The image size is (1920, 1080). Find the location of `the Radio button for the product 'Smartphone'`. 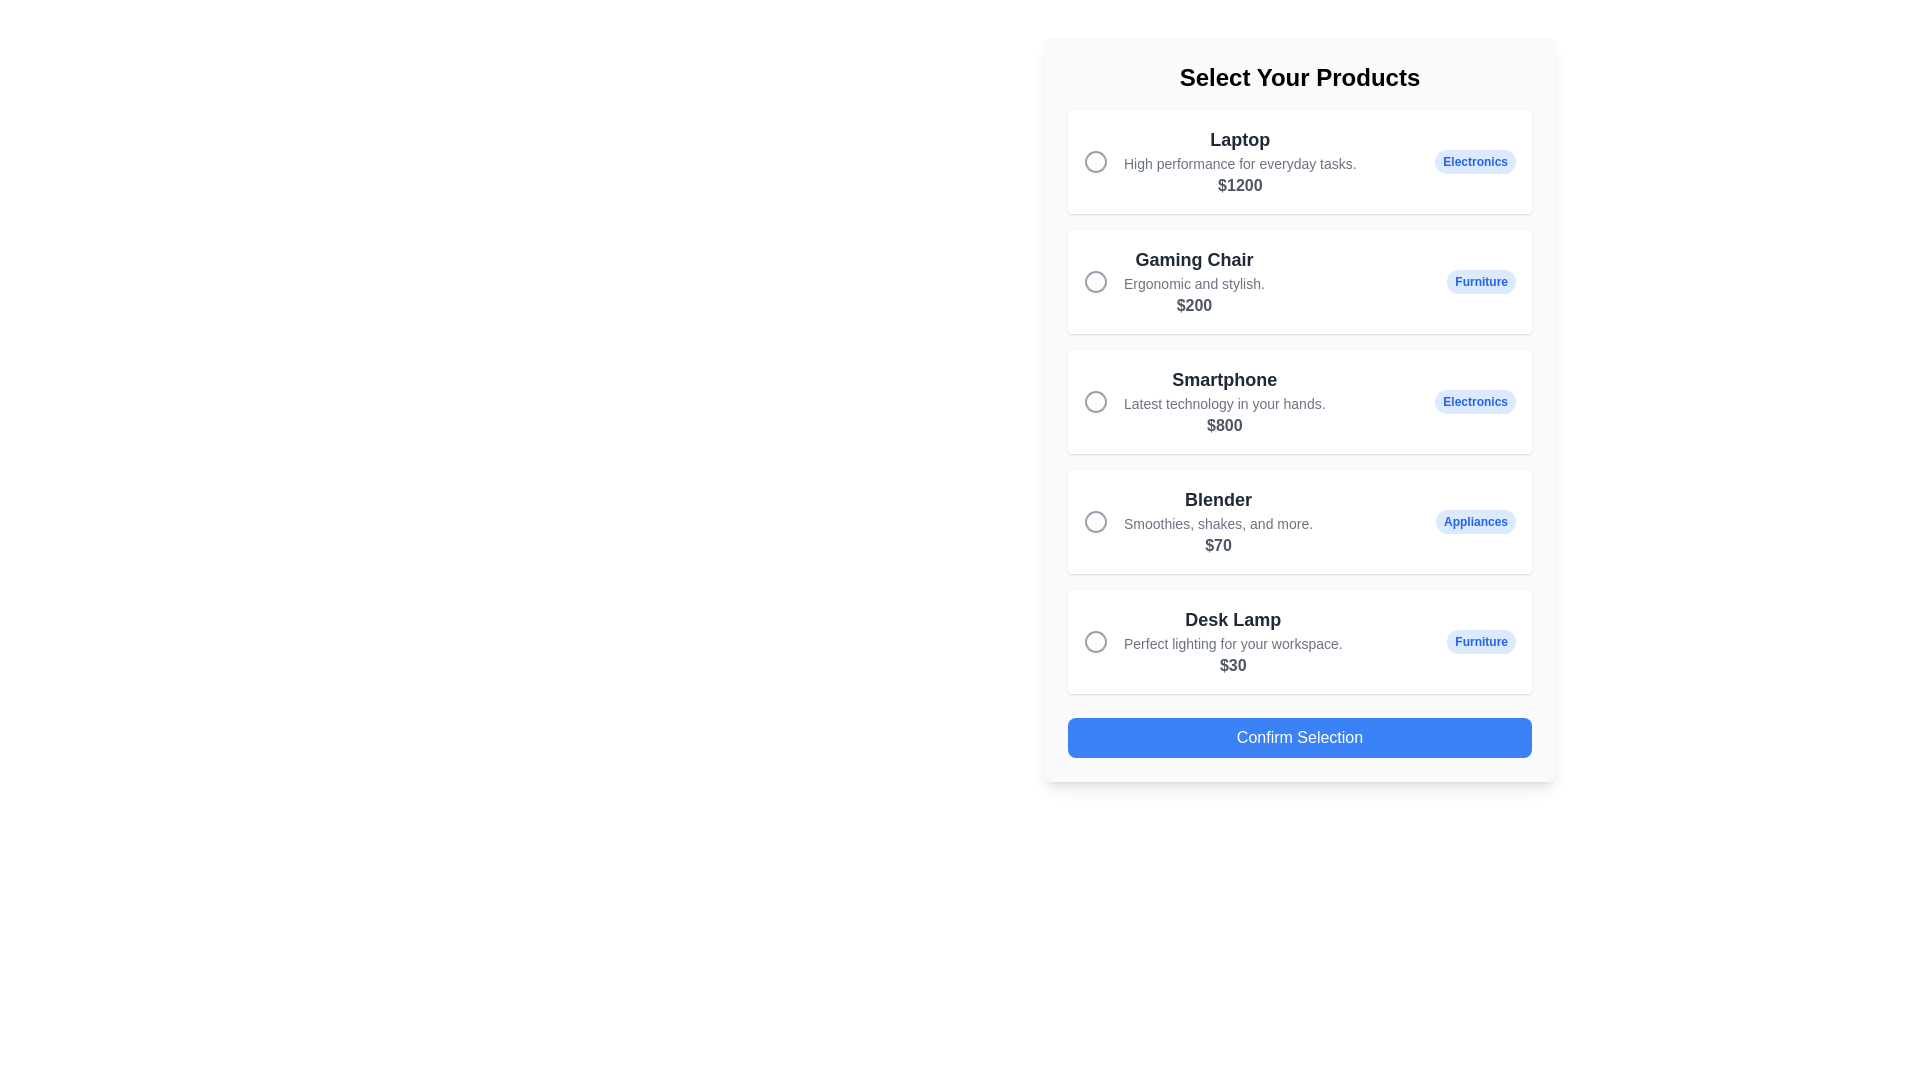

the Radio button for the product 'Smartphone' is located at coordinates (1094, 401).